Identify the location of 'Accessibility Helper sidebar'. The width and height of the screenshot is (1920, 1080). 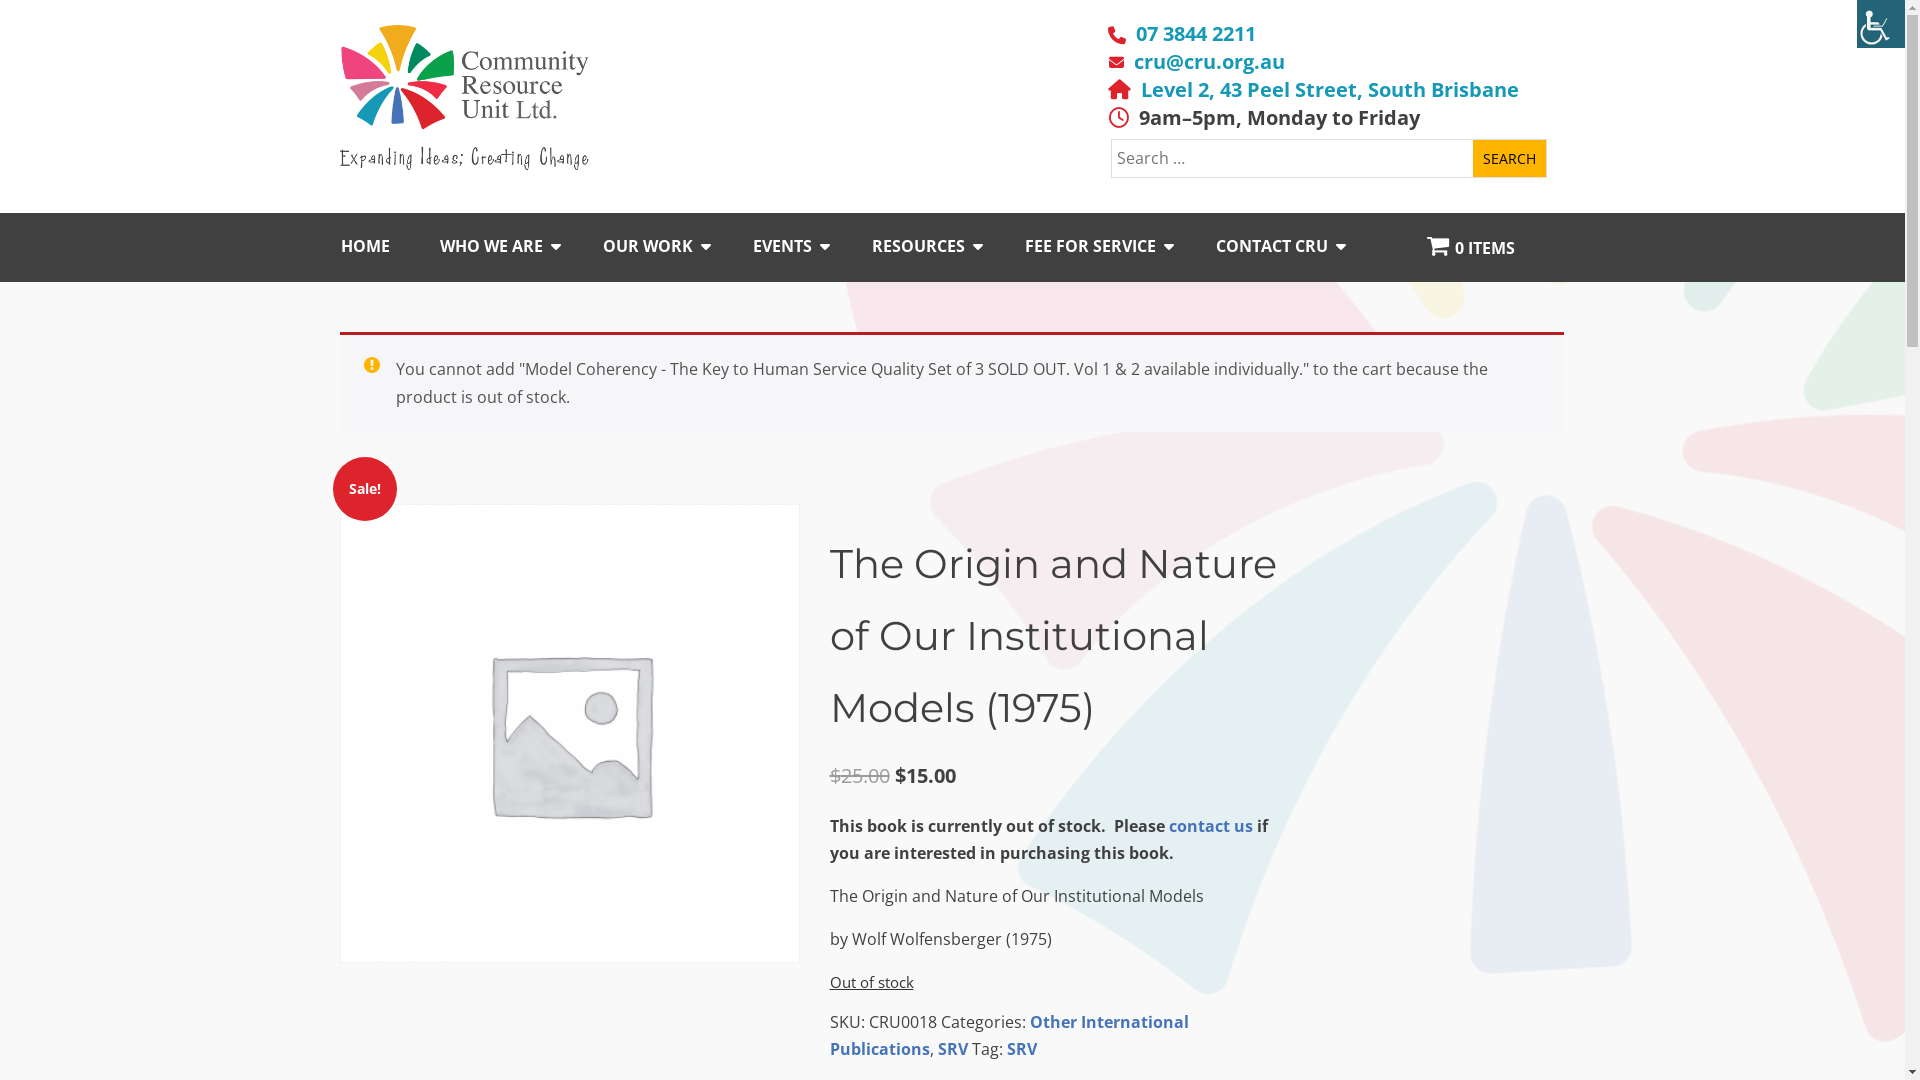
(1880, 23).